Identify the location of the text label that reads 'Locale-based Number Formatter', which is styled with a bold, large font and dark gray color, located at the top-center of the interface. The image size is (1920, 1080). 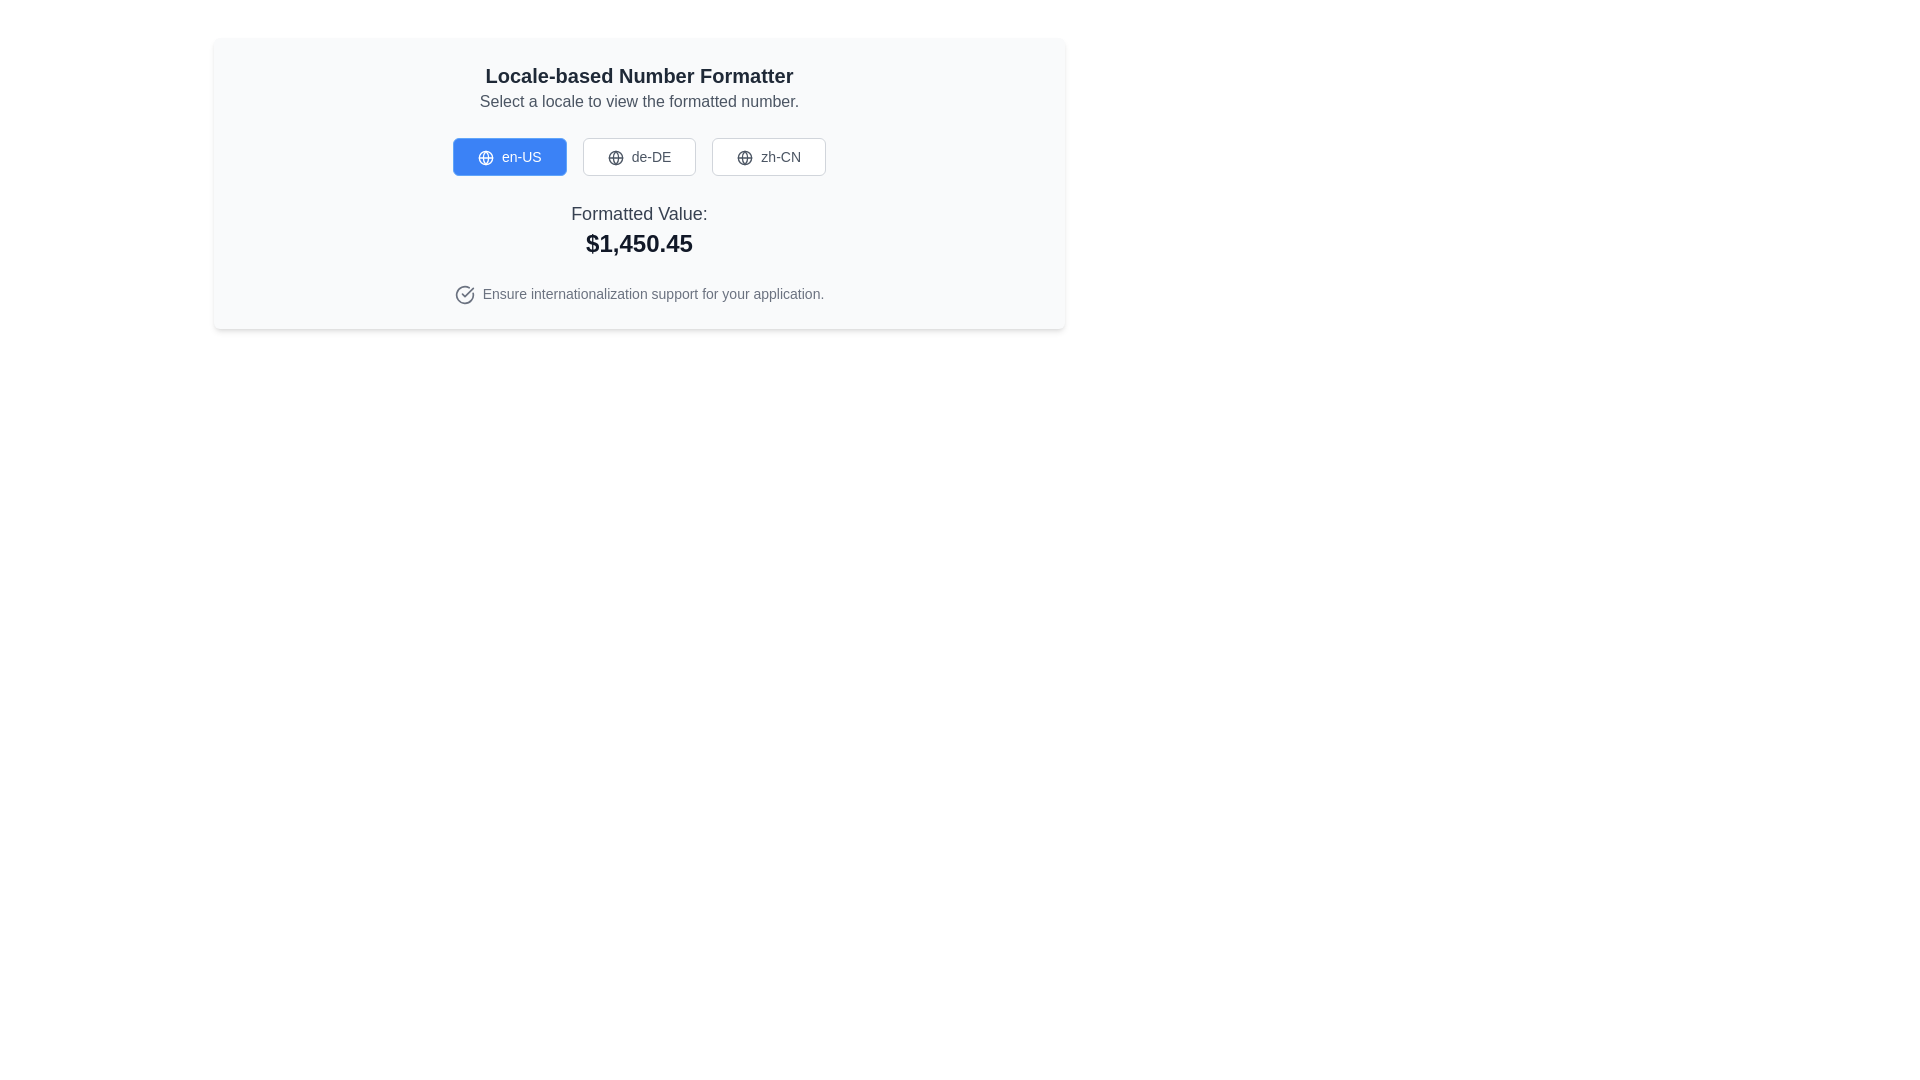
(638, 75).